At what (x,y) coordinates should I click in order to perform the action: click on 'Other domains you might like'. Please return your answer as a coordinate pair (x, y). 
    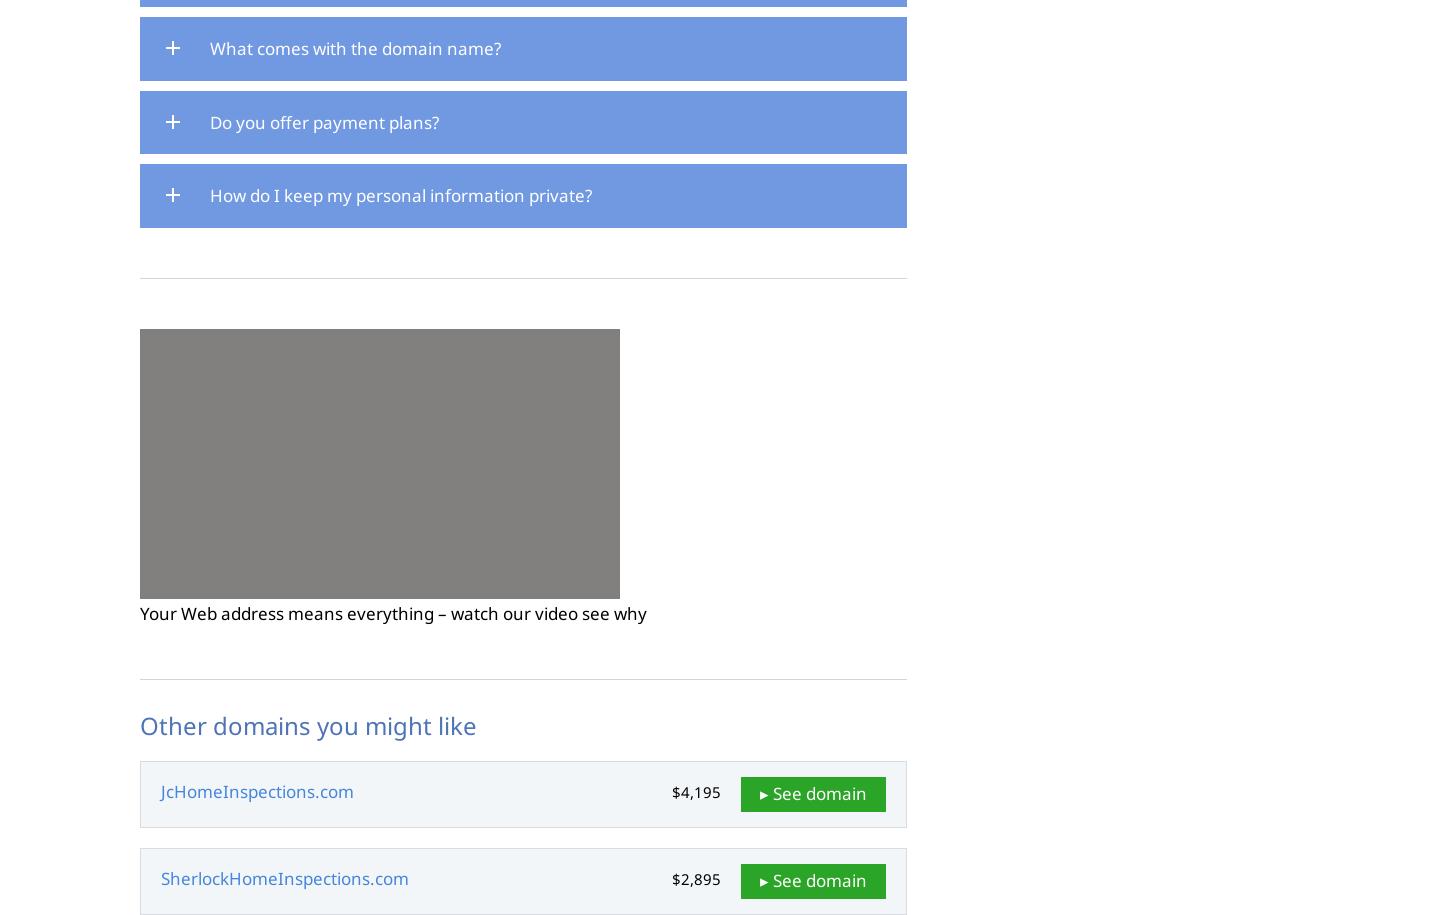
    Looking at the image, I should click on (308, 724).